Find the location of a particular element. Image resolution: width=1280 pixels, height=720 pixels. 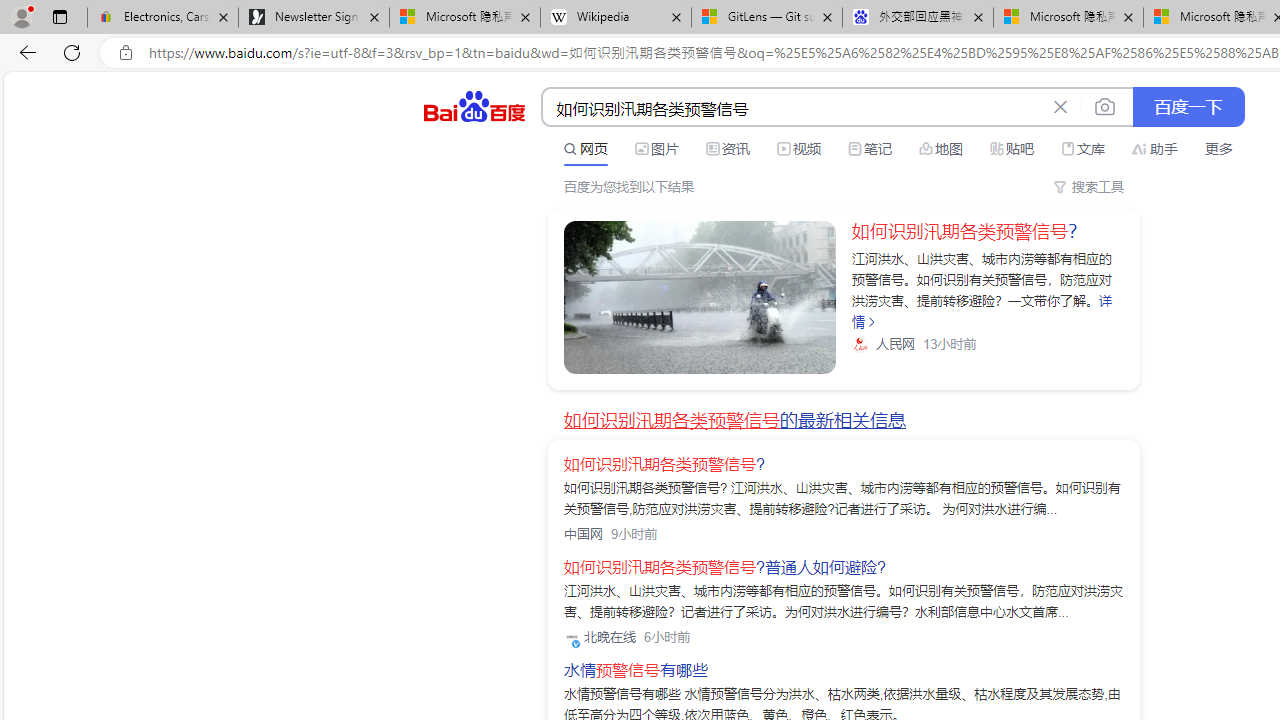

'Newsletter Sign Up' is located at coordinates (313, 17).